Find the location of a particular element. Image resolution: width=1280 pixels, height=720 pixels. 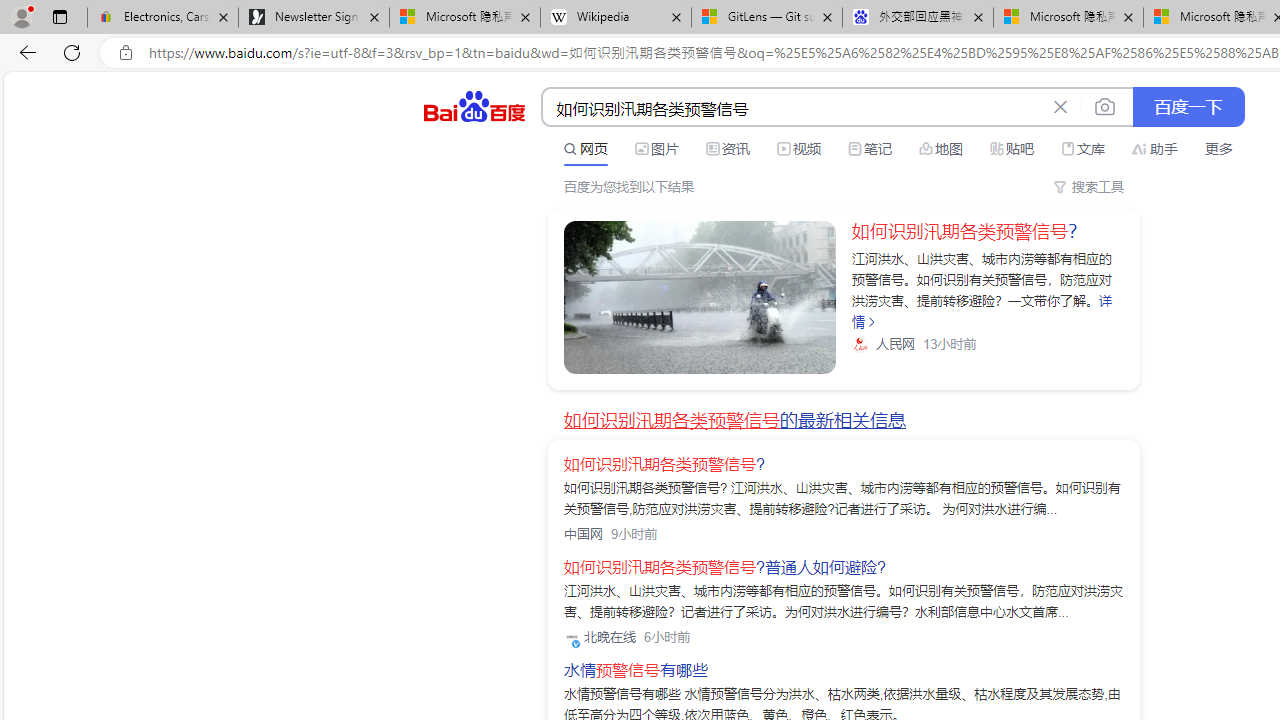

'Newsletter Sign Up' is located at coordinates (313, 17).